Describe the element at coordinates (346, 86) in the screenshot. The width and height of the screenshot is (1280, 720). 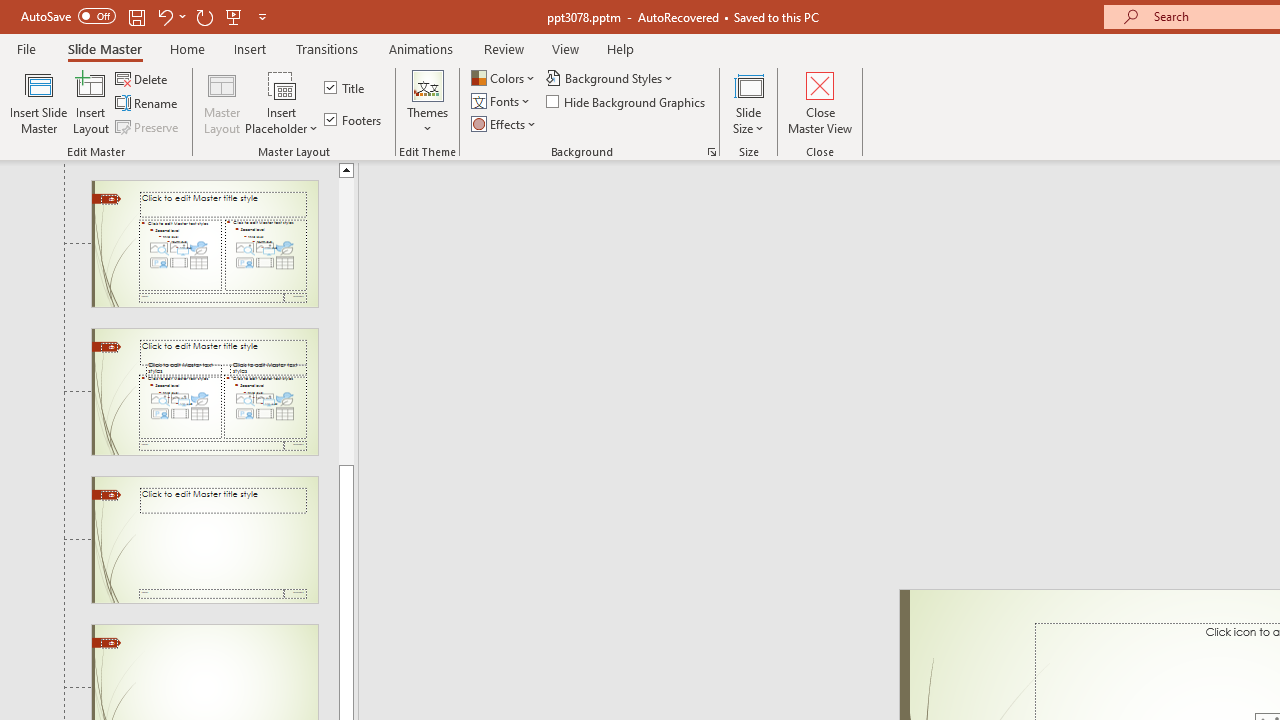
I see `'Title'` at that location.